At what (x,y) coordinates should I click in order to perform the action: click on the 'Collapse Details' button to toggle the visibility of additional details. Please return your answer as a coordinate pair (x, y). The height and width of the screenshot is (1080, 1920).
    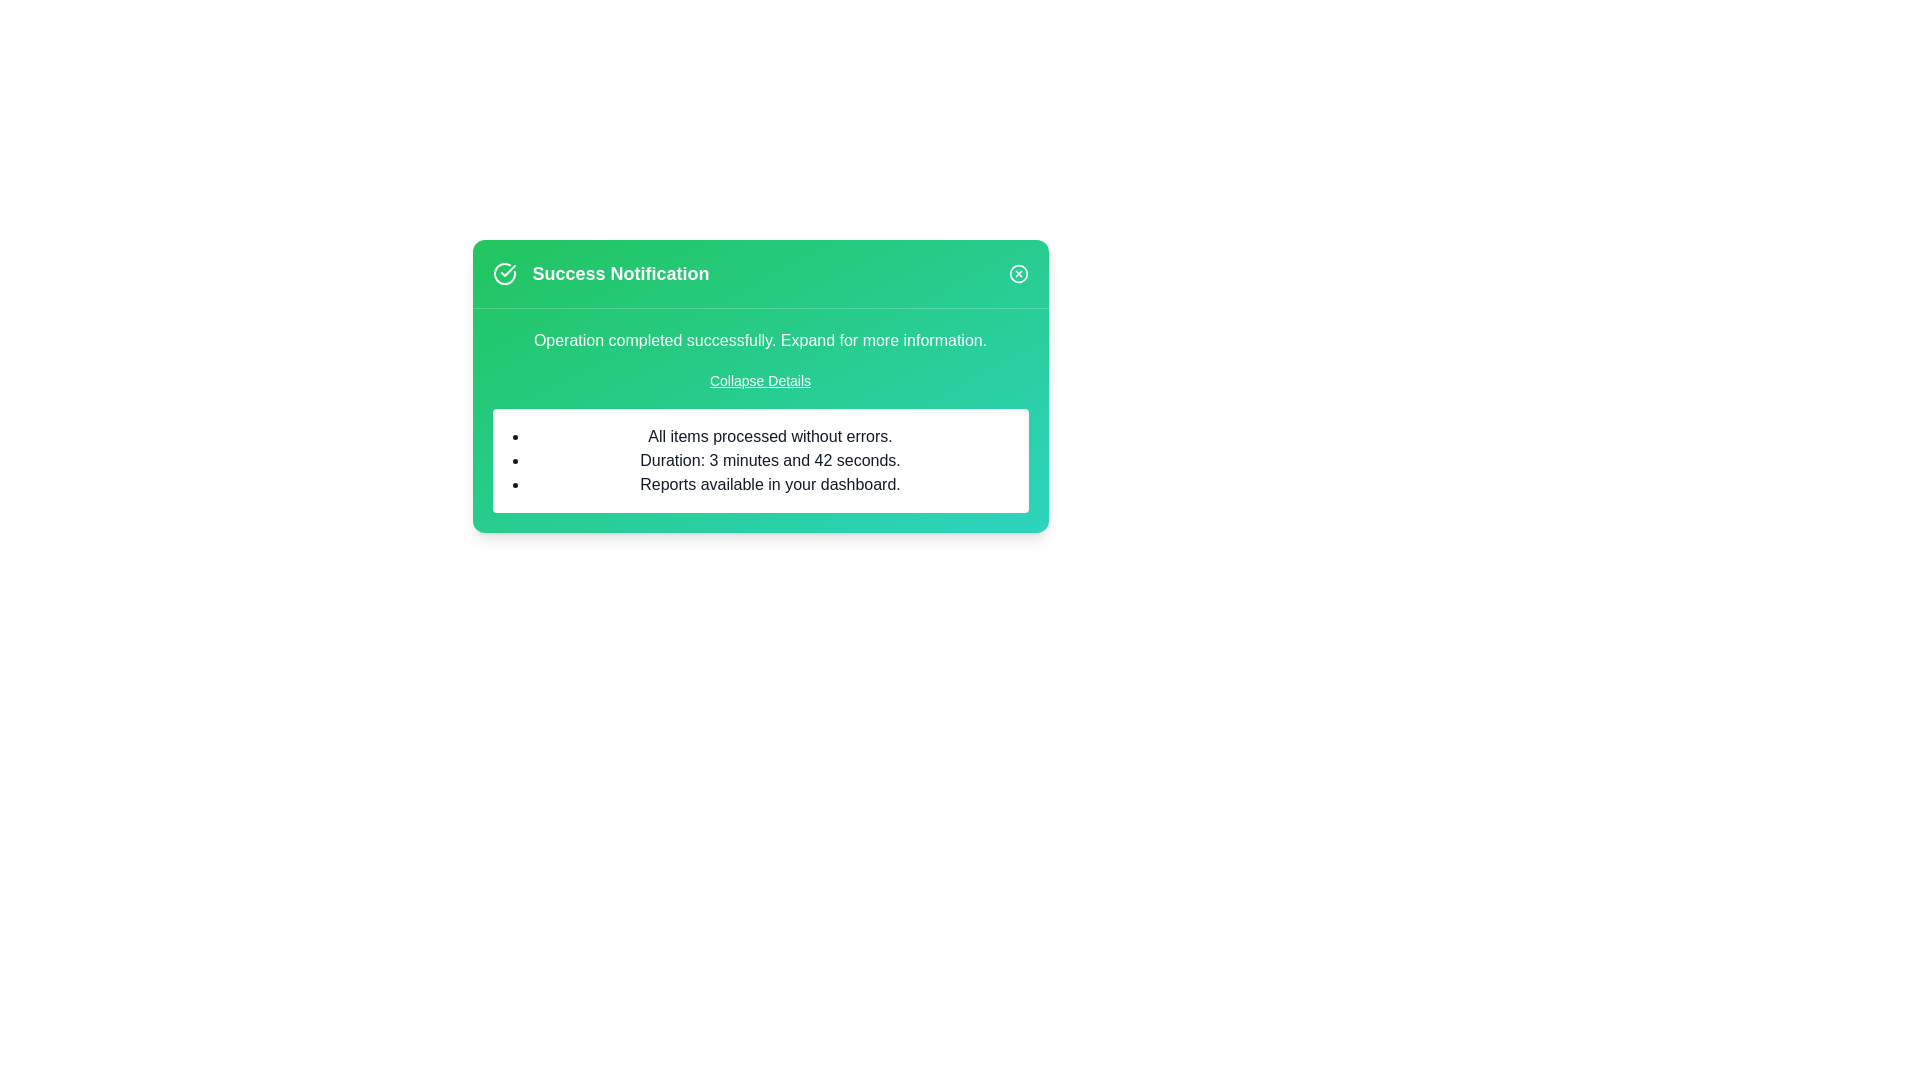
    Looking at the image, I should click on (758, 381).